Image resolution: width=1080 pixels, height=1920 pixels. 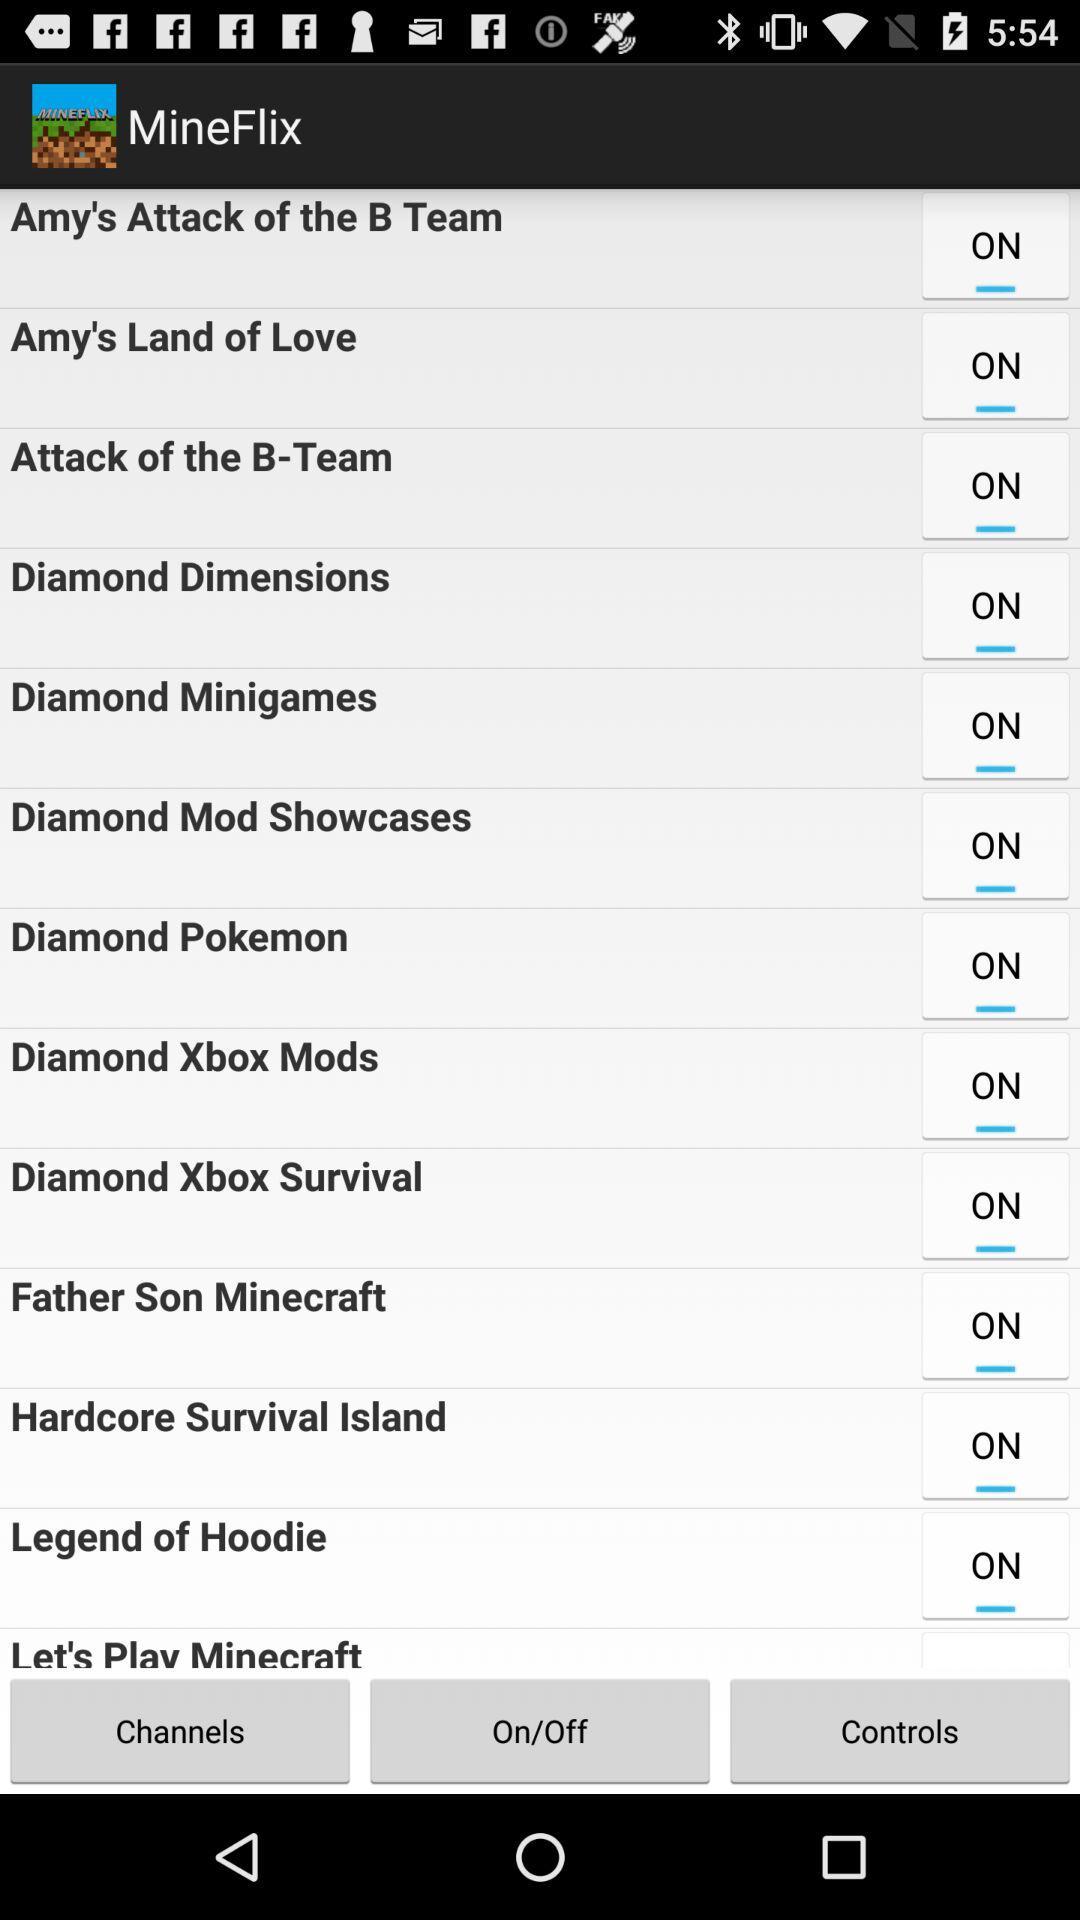 What do you see at coordinates (162, 1567) in the screenshot?
I see `legend of hoodie item` at bounding box center [162, 1567].